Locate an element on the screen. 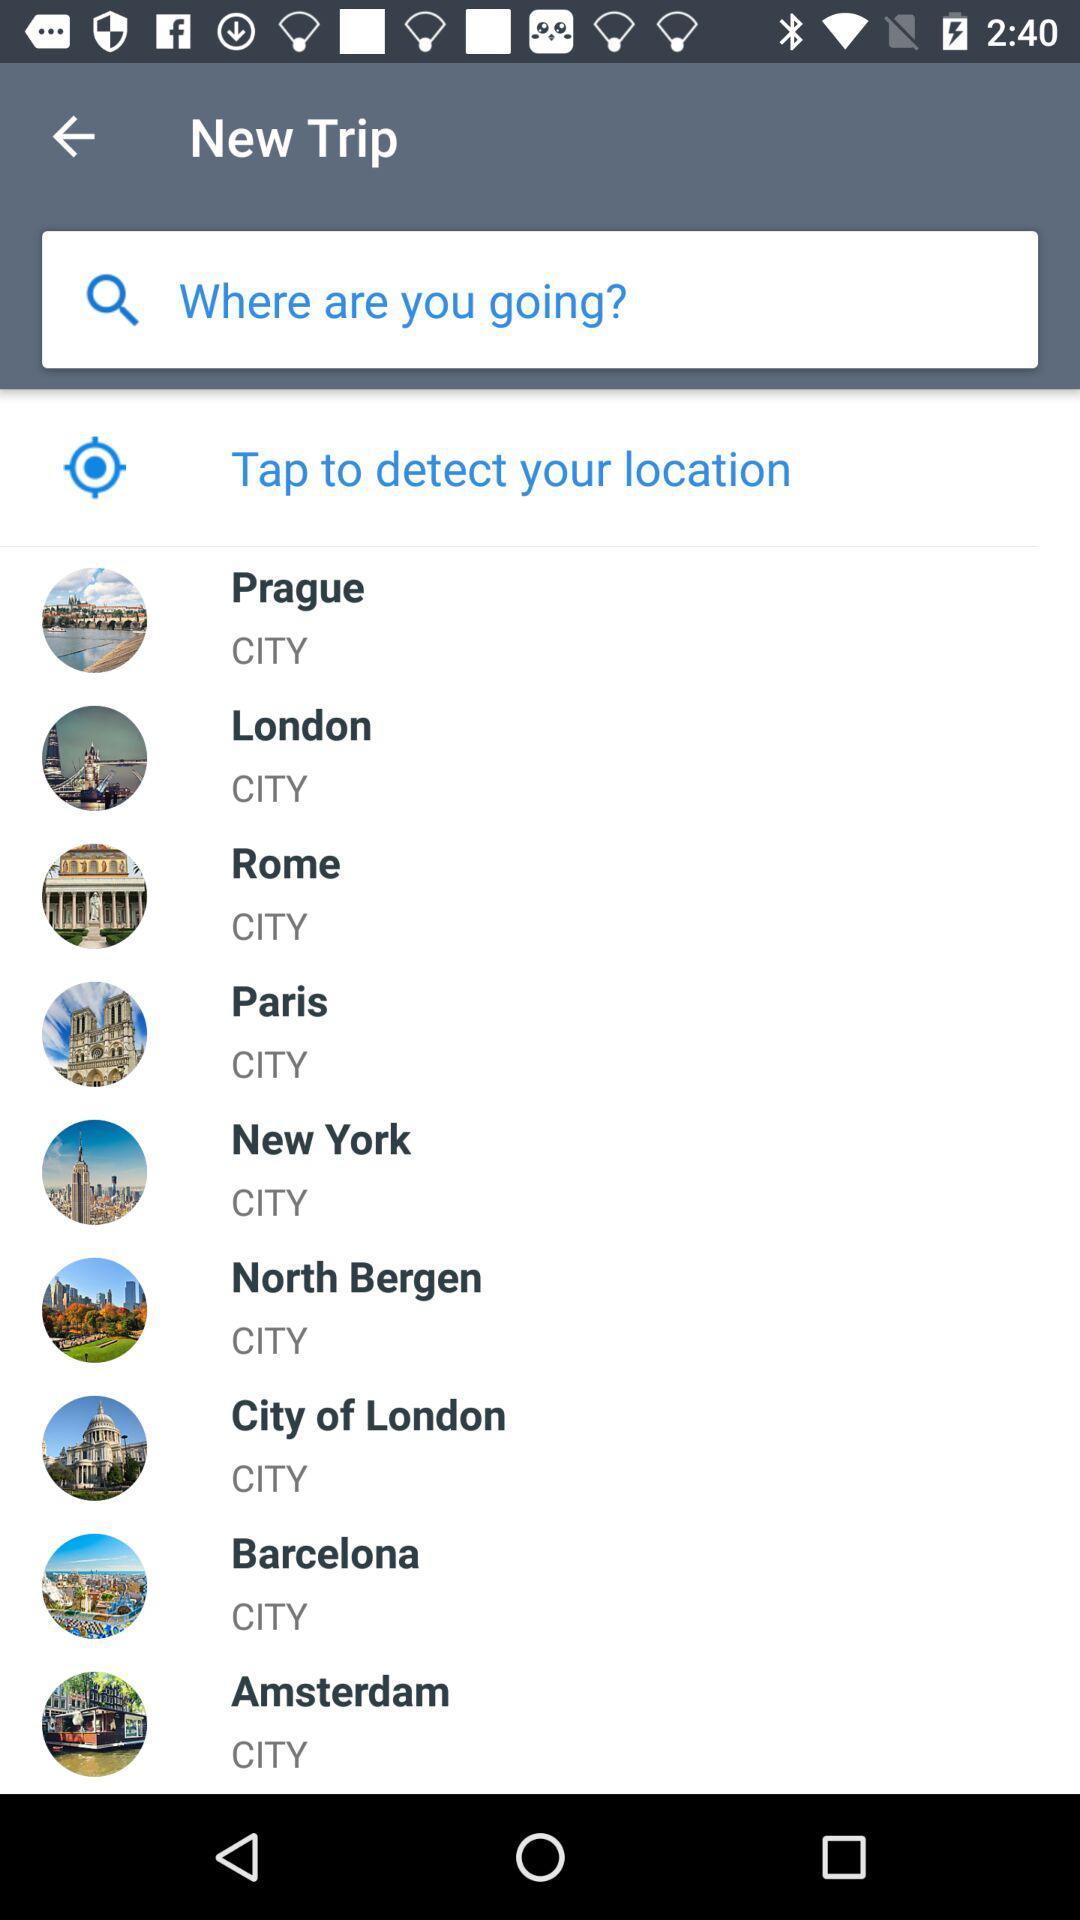 The width and height of the screenshot is (1080, 1920). the  sixth image is located at coordinates (94, 1310).